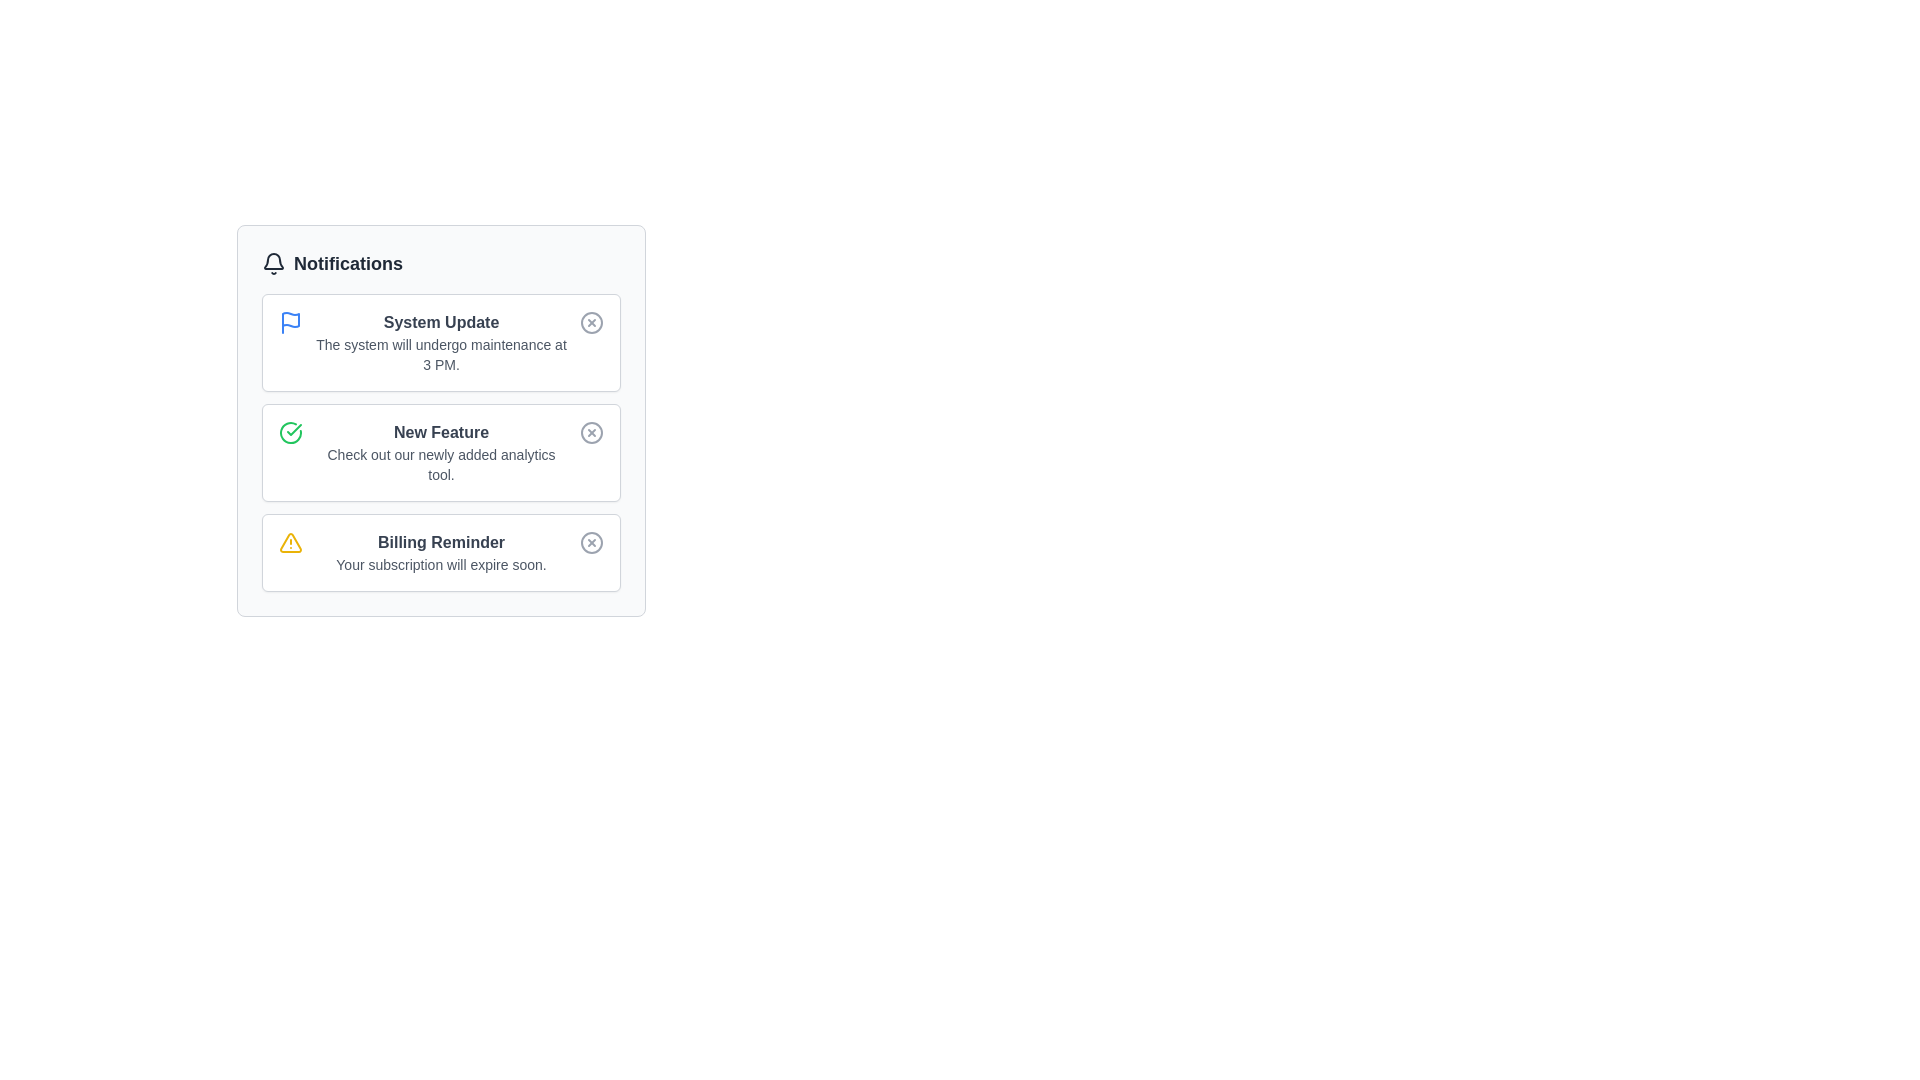 The width and height of the screenshot is (1920, 1080). What do you see at coordinates (440, 543) in the screenshot?
I see `the 'Billing Reminder' text label which is styled as a bold gray font and positioned within the third notification card, serving as a heading for its section` at bounding box center [440, 543].